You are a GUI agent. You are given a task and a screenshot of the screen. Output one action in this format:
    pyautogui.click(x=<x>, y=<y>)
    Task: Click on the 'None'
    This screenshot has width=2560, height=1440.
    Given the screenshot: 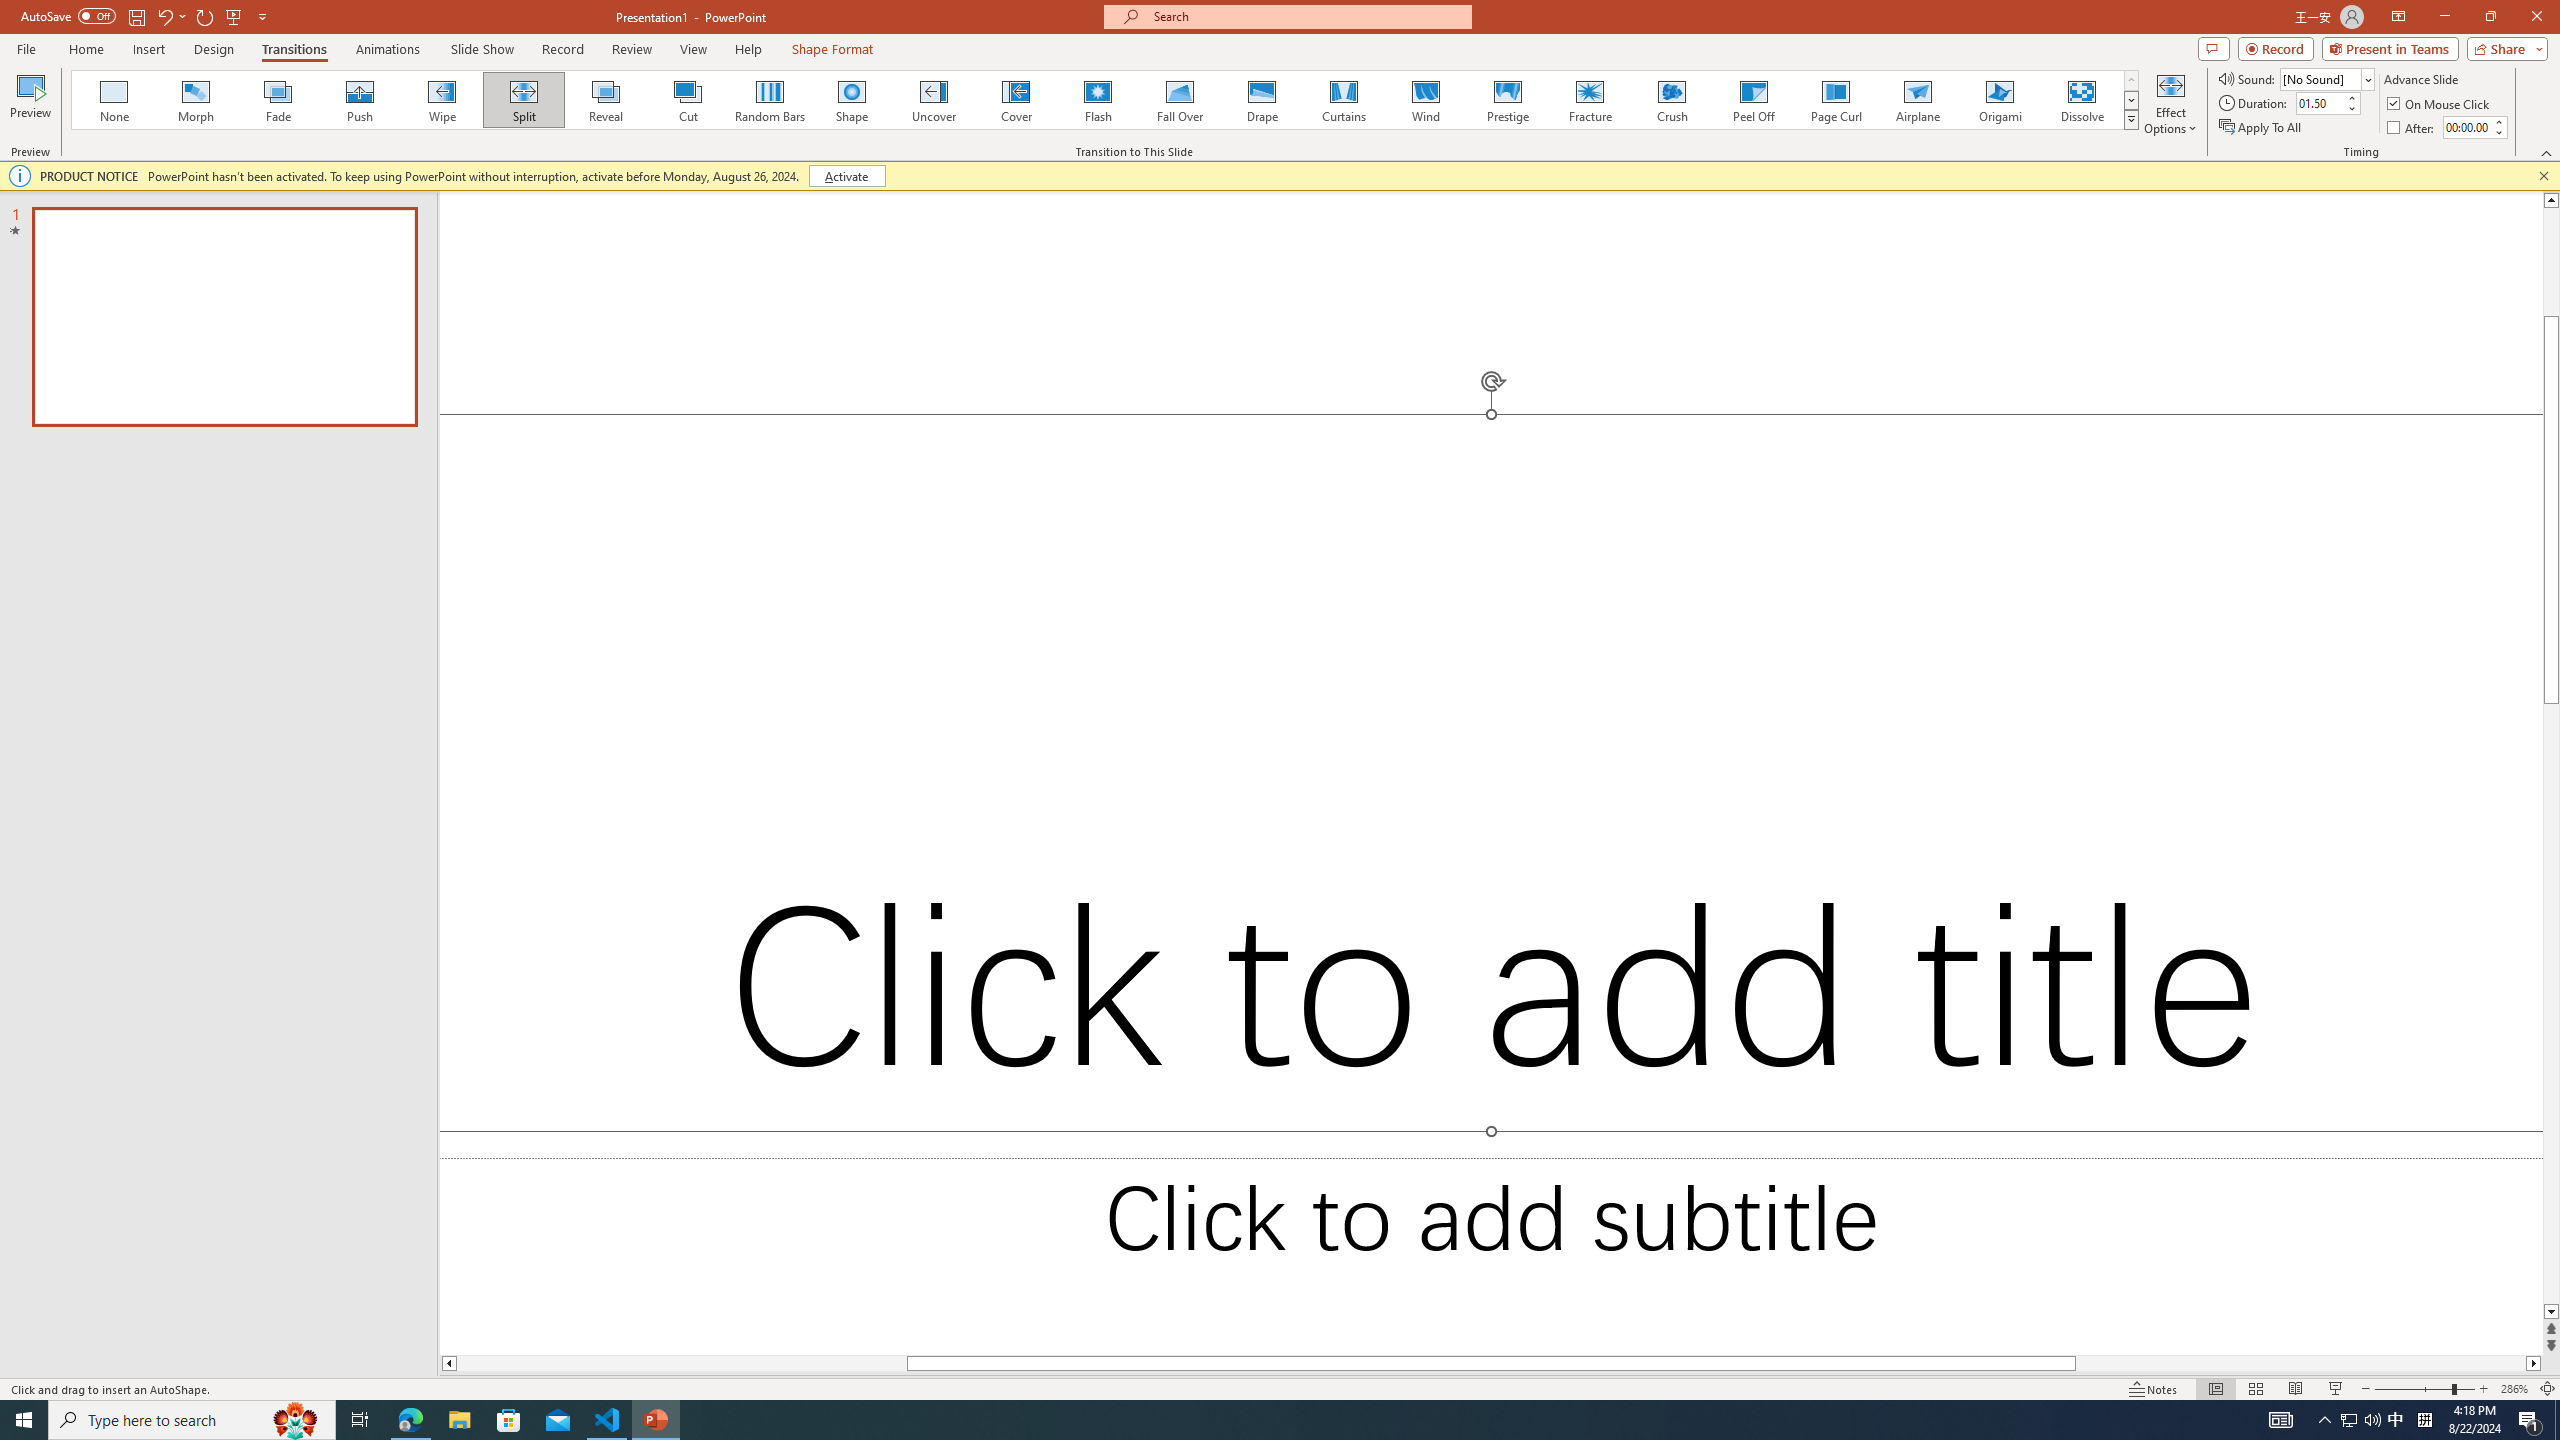 What is the action you would take?
    pyautogui.click(x=114, y=99)
    